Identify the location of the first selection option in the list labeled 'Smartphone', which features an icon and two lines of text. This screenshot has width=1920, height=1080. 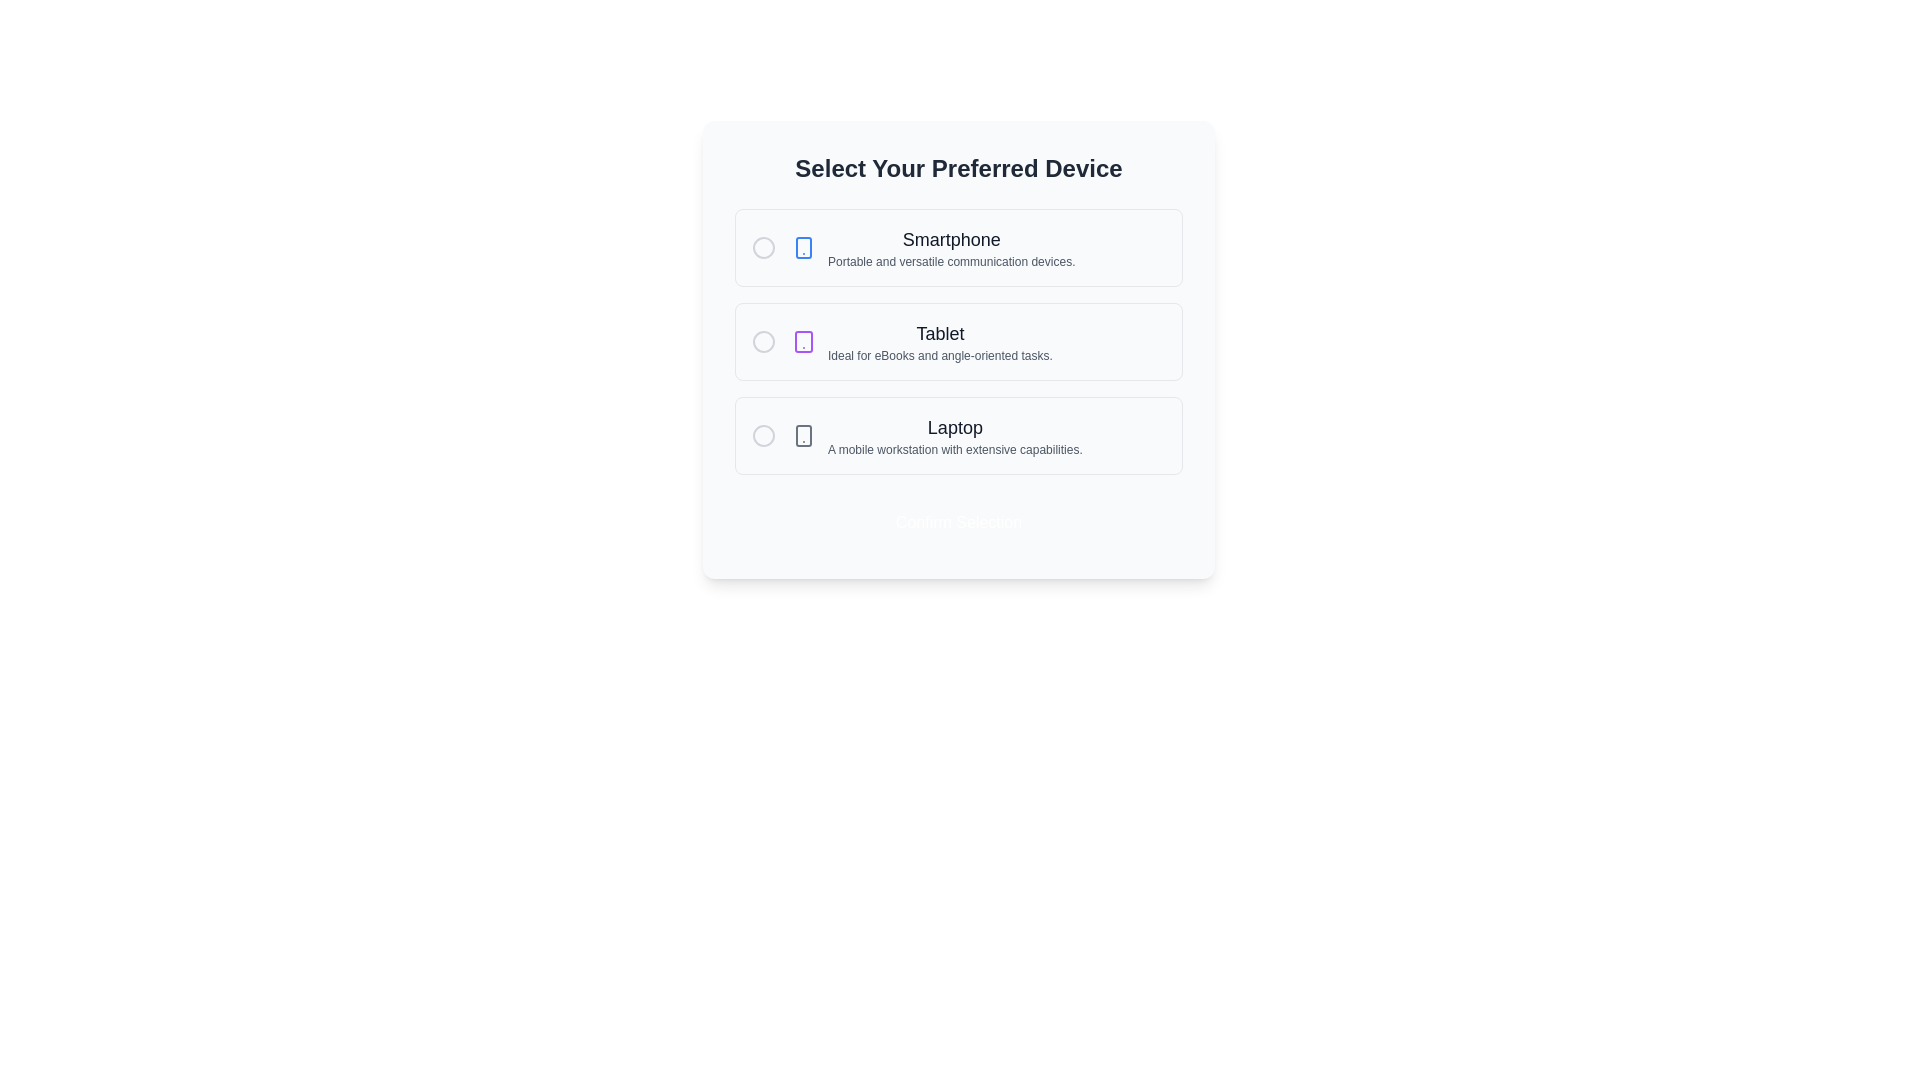
(932, 246).